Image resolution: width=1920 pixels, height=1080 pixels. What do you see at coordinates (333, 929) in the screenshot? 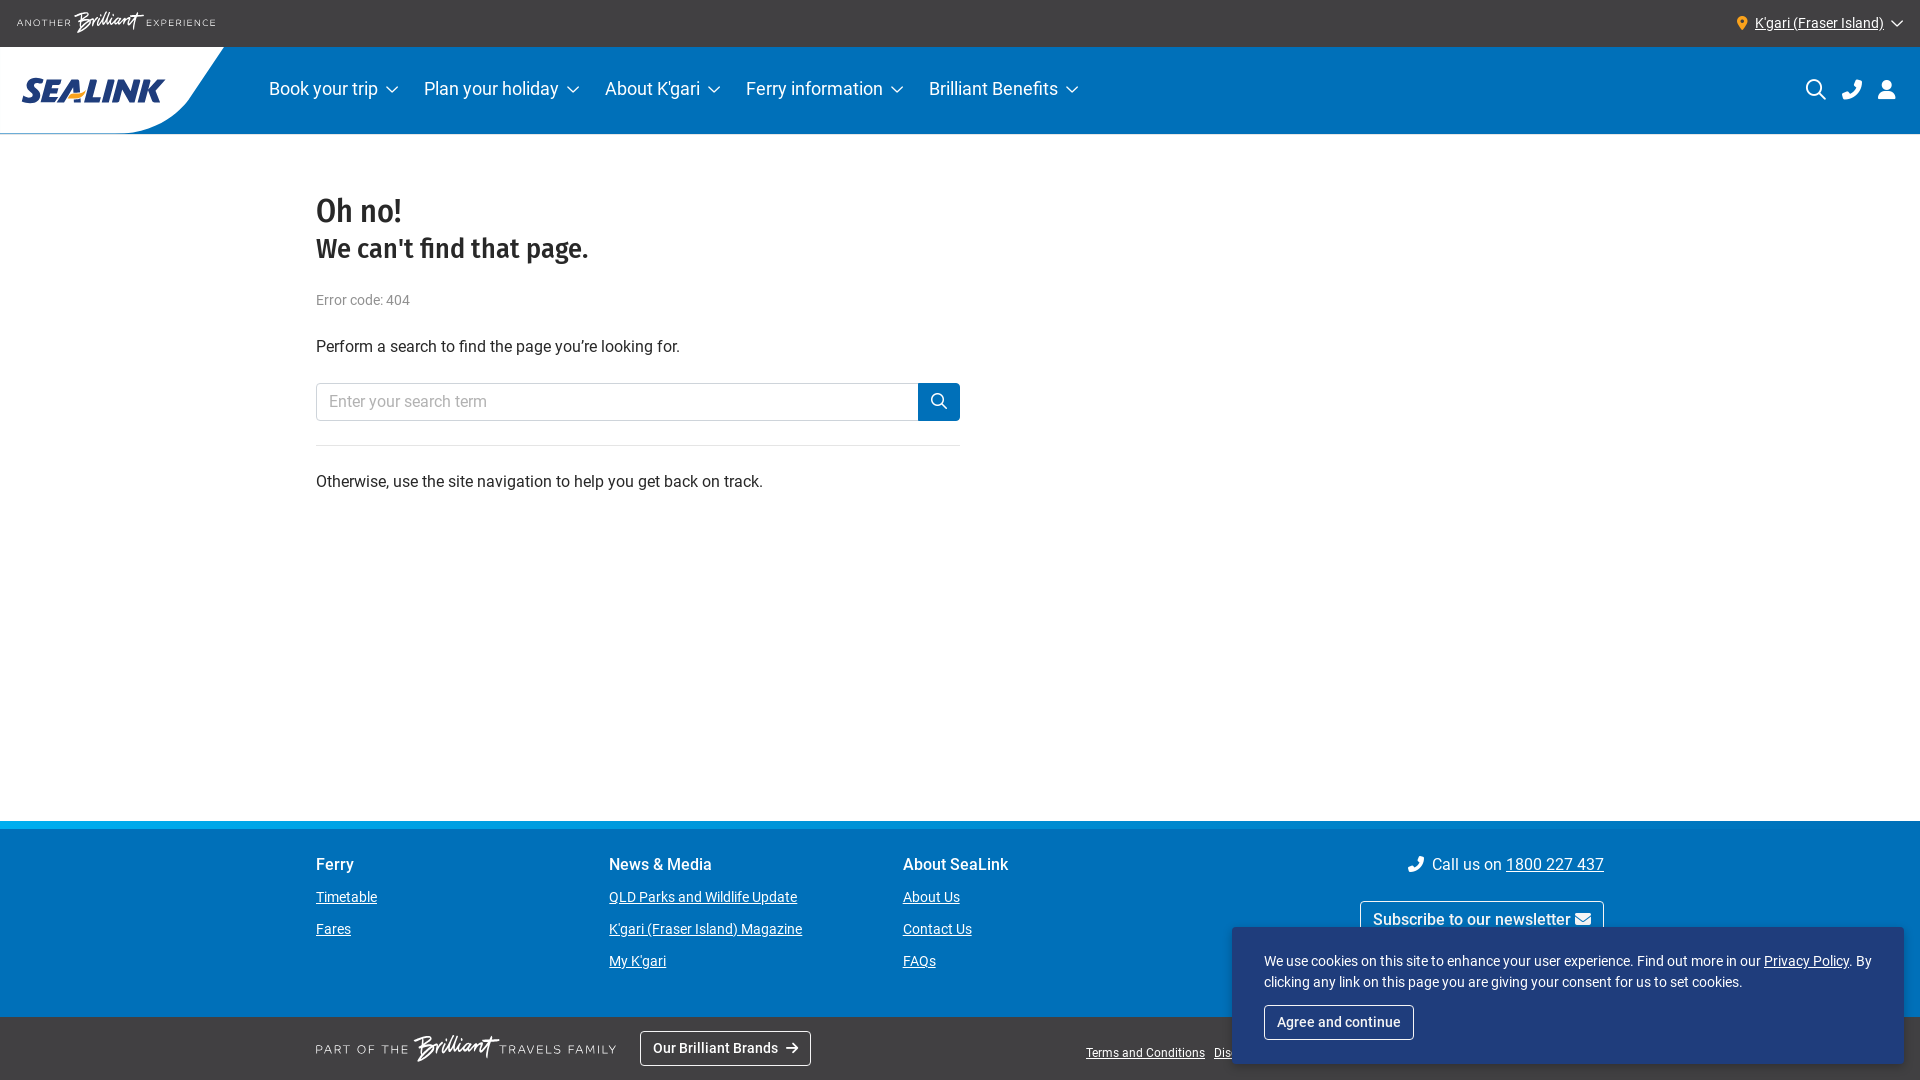
I see `'Fares'` at bounding box center [333, 929].